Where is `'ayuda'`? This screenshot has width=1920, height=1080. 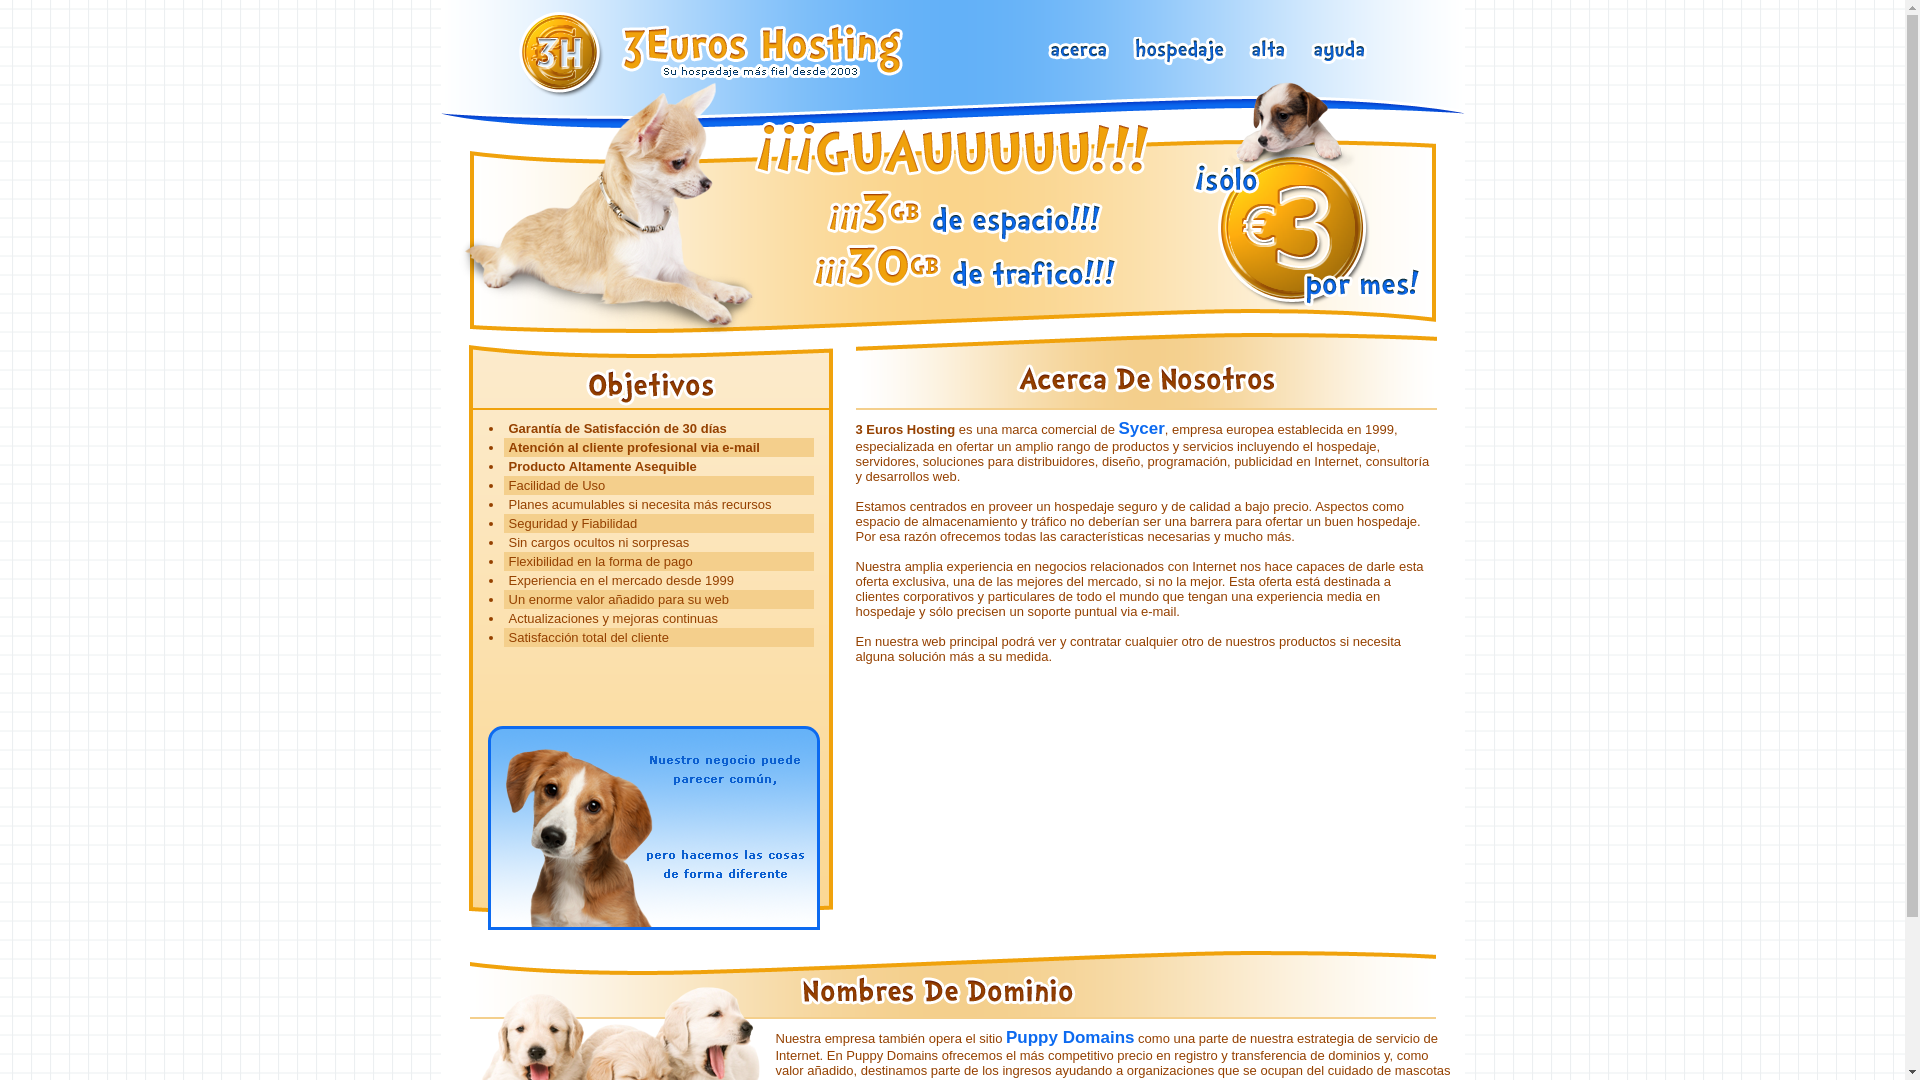
'ayuda' is located at coordinates (1339, 50).